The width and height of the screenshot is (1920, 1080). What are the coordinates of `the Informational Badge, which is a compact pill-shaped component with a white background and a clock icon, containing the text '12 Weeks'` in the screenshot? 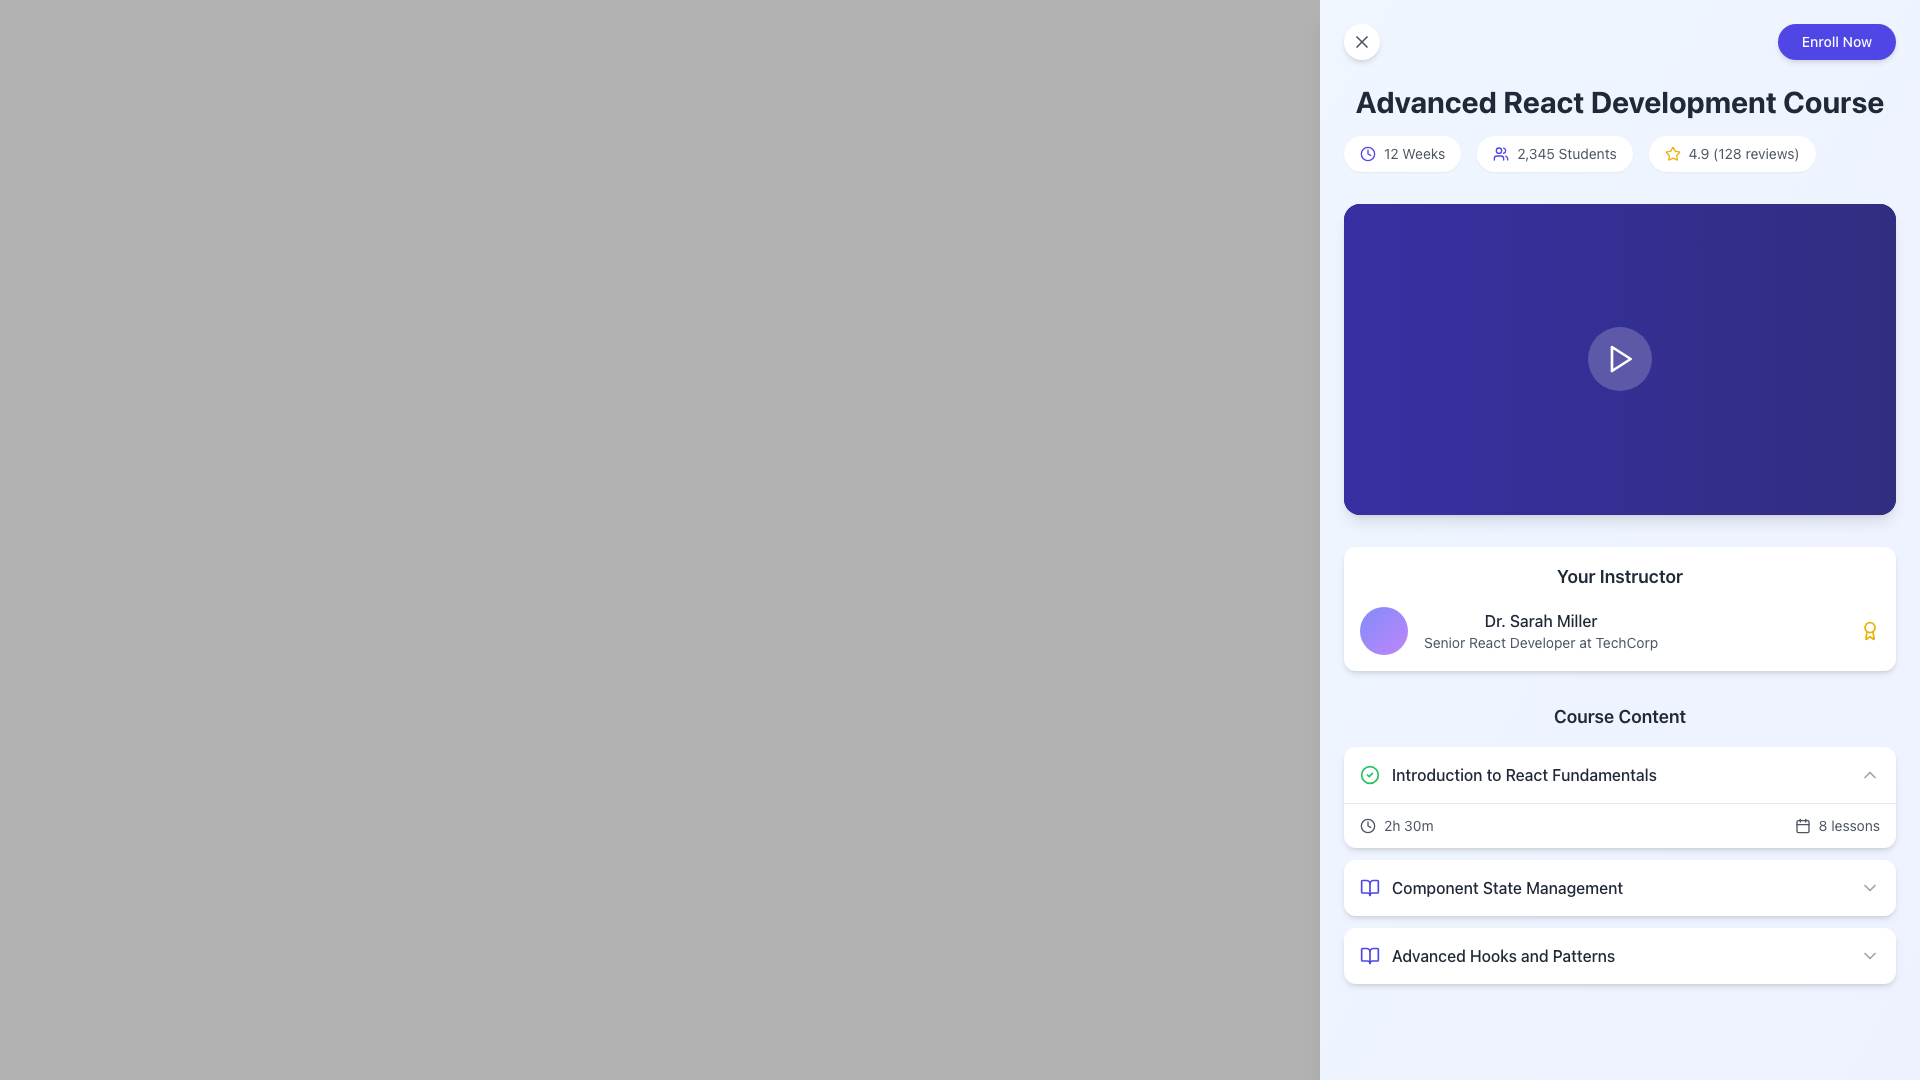 It's located at (1401, 153).